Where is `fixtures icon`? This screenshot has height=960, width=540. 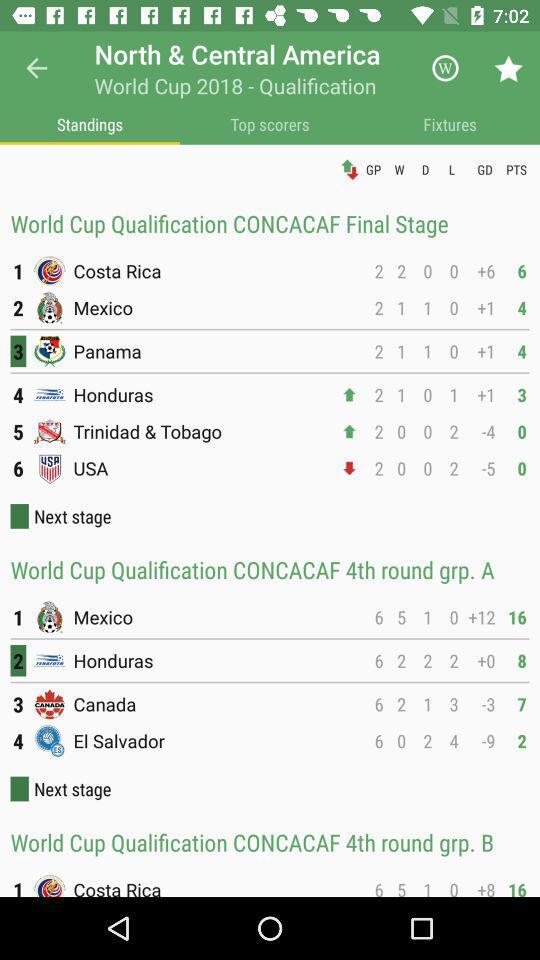 fixtures icon is located at coordinates (449, 123).